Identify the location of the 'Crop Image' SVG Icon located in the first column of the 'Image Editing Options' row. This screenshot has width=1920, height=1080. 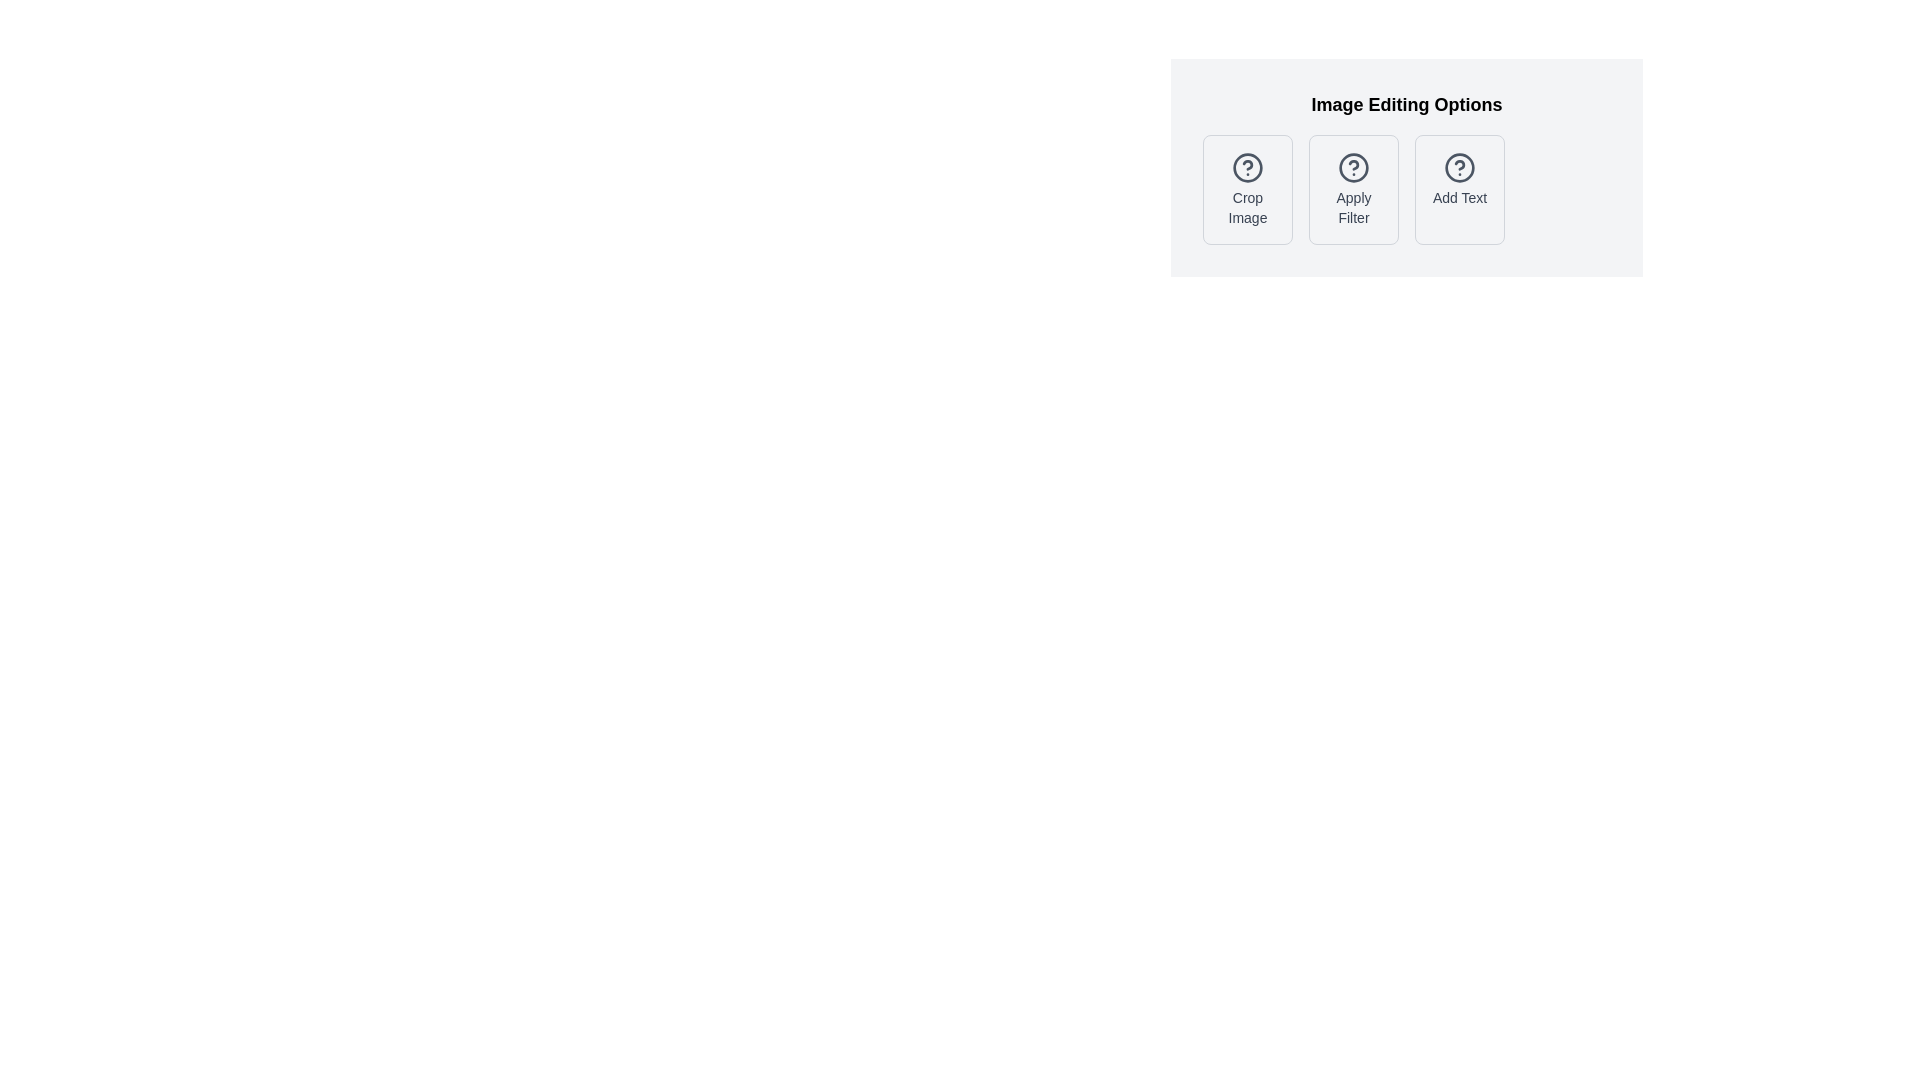
(1247, 167).